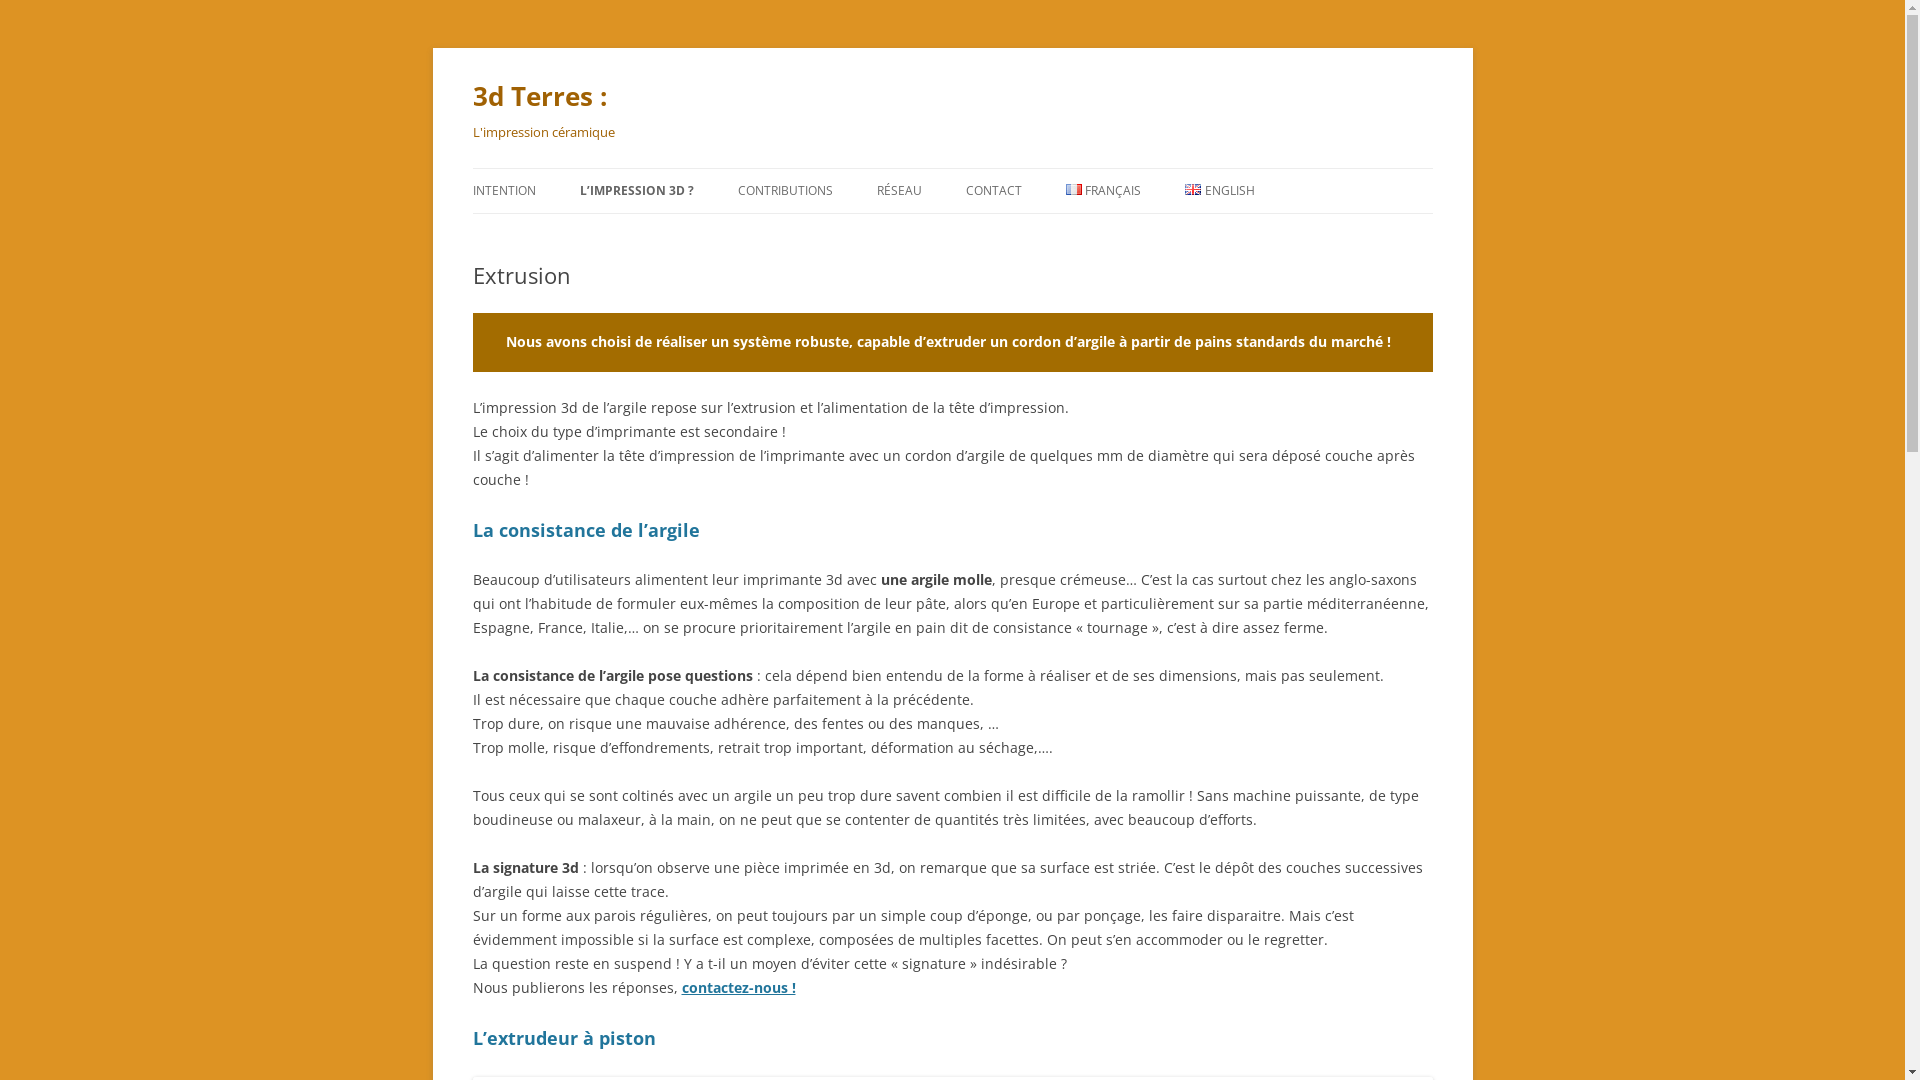  I want to click on 'CONTRIBUTIONS', so click(784, 191).